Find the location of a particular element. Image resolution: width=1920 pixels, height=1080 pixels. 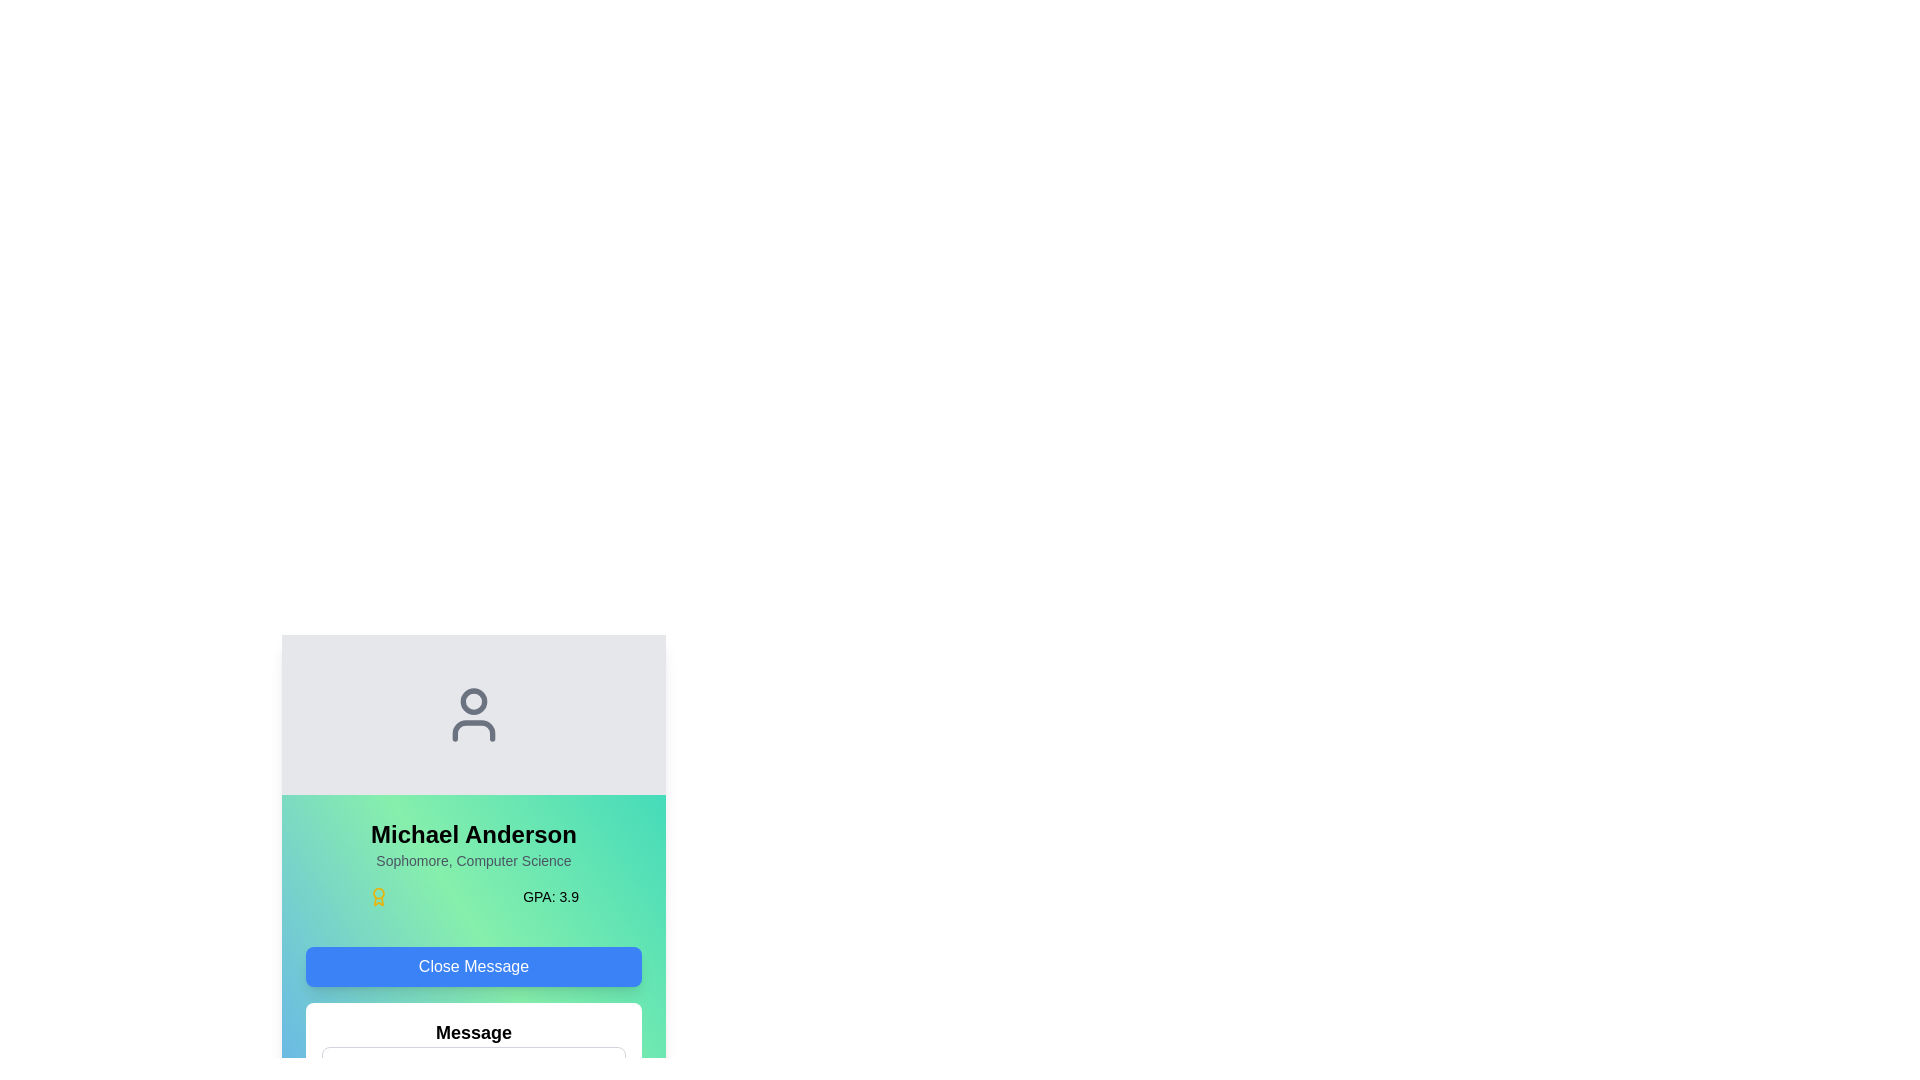

the lower section of the user avatar icon representing the curved line beneath the head of the avatar for the user 'Michael Anderson' is located at coordinates (473, 731).